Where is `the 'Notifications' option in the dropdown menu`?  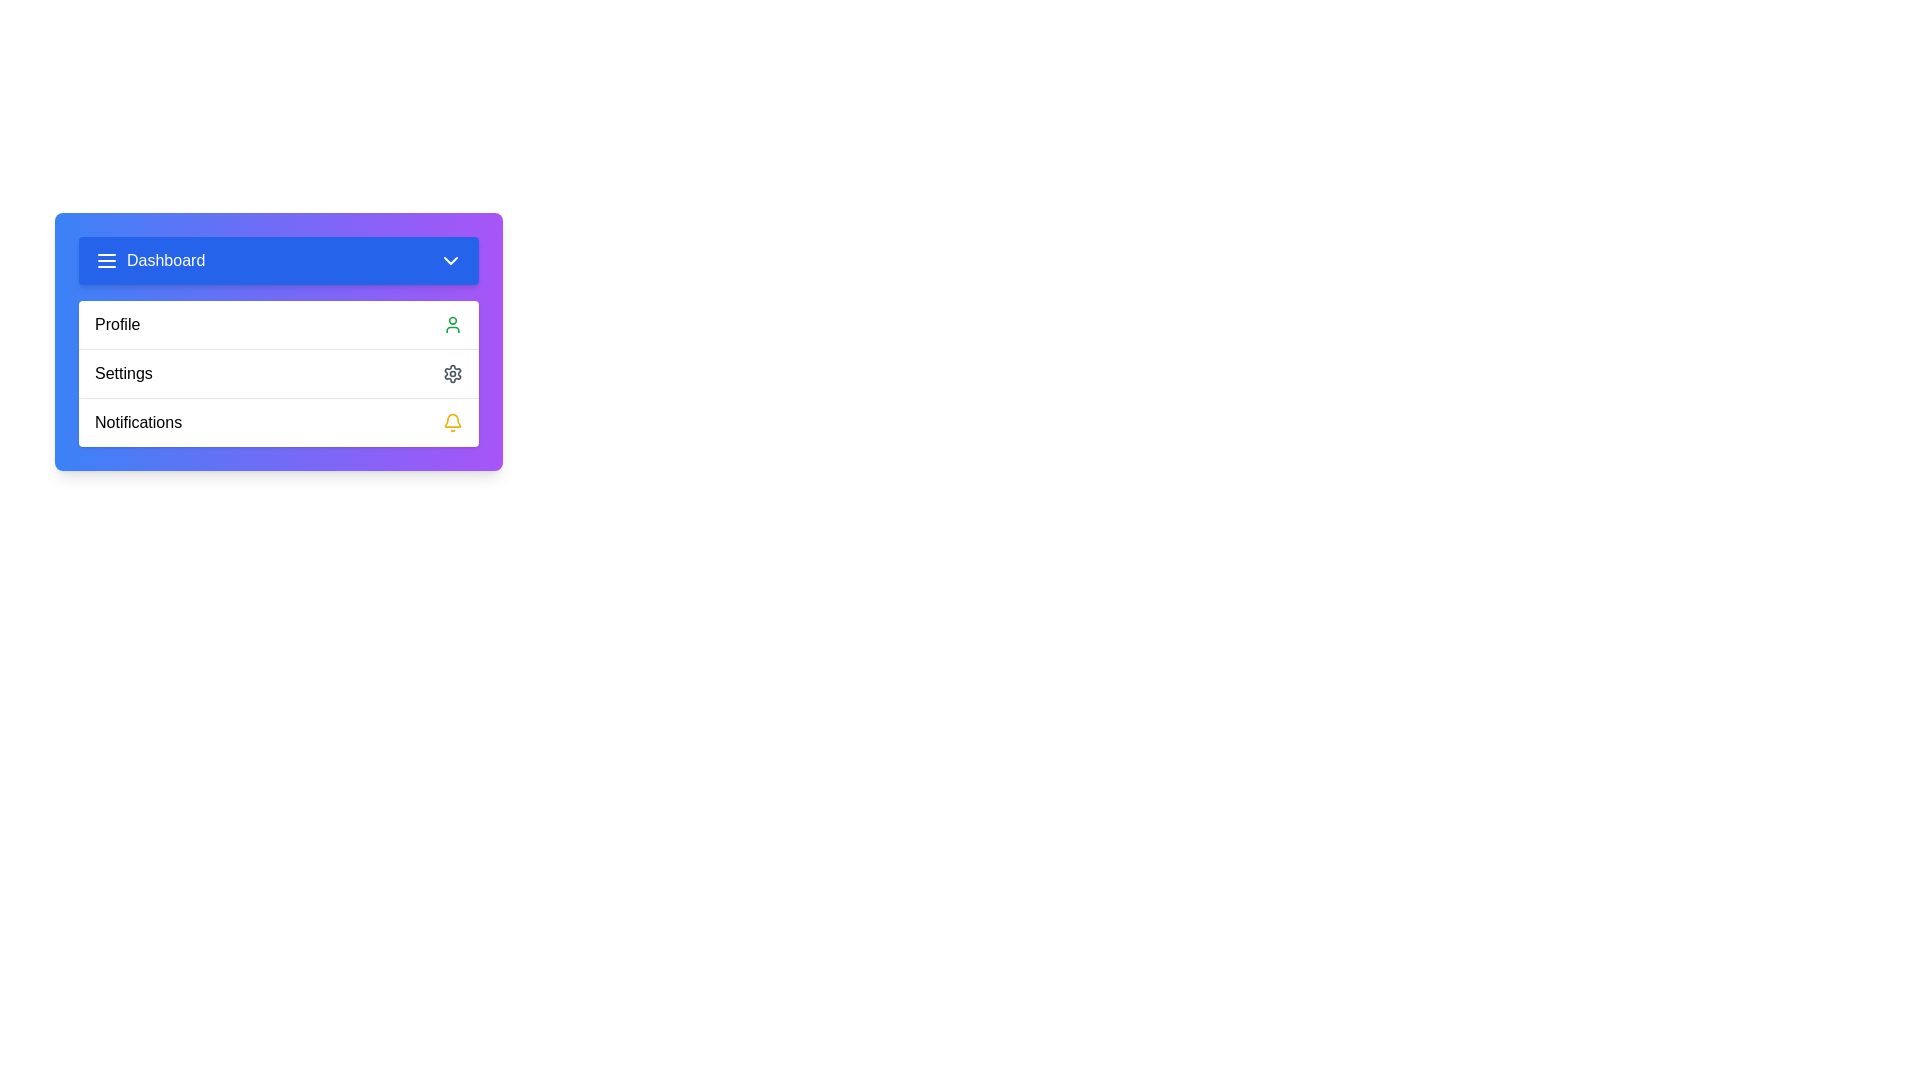 the 'Notifications' option in the dropdown menu is located at coordinates (277, 421).